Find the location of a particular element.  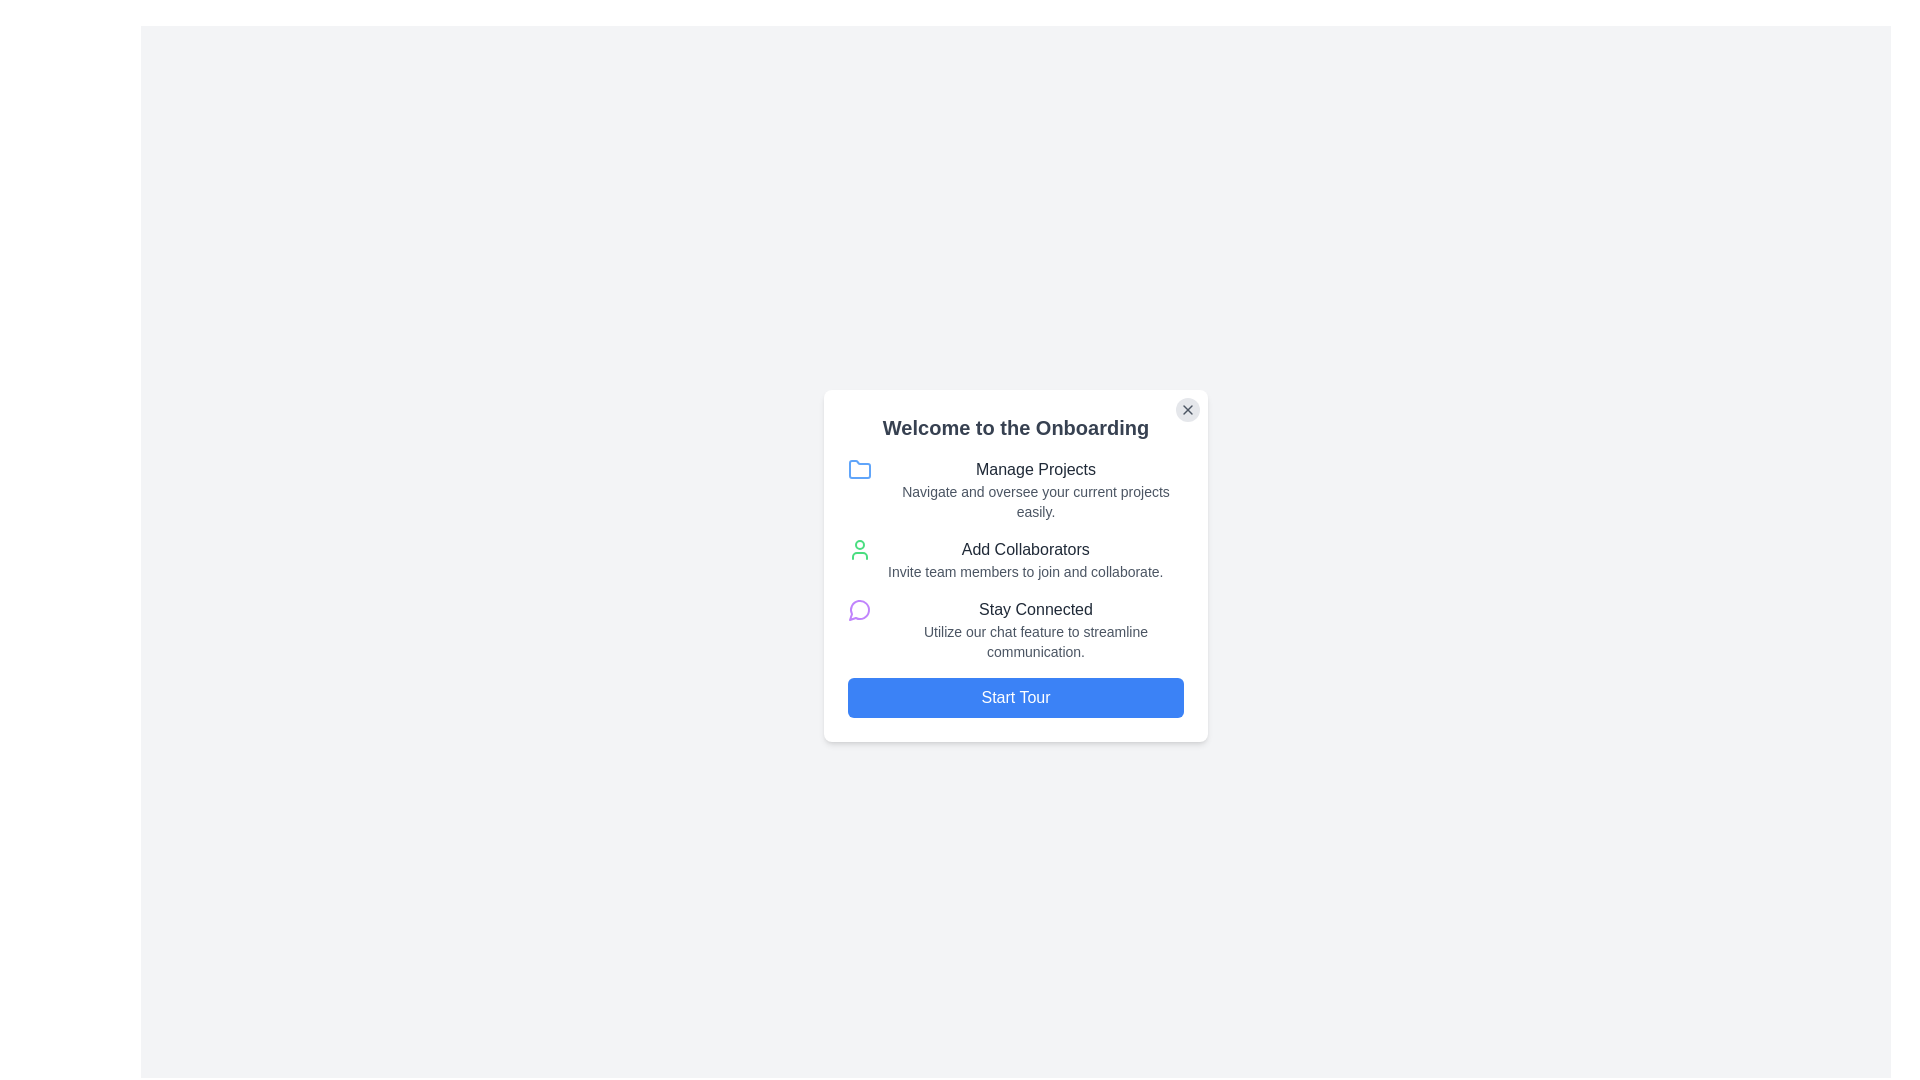

the blue rectangular button labeled 'Start Tour' for keyboard interaction is located at coordinates (1016, 697).